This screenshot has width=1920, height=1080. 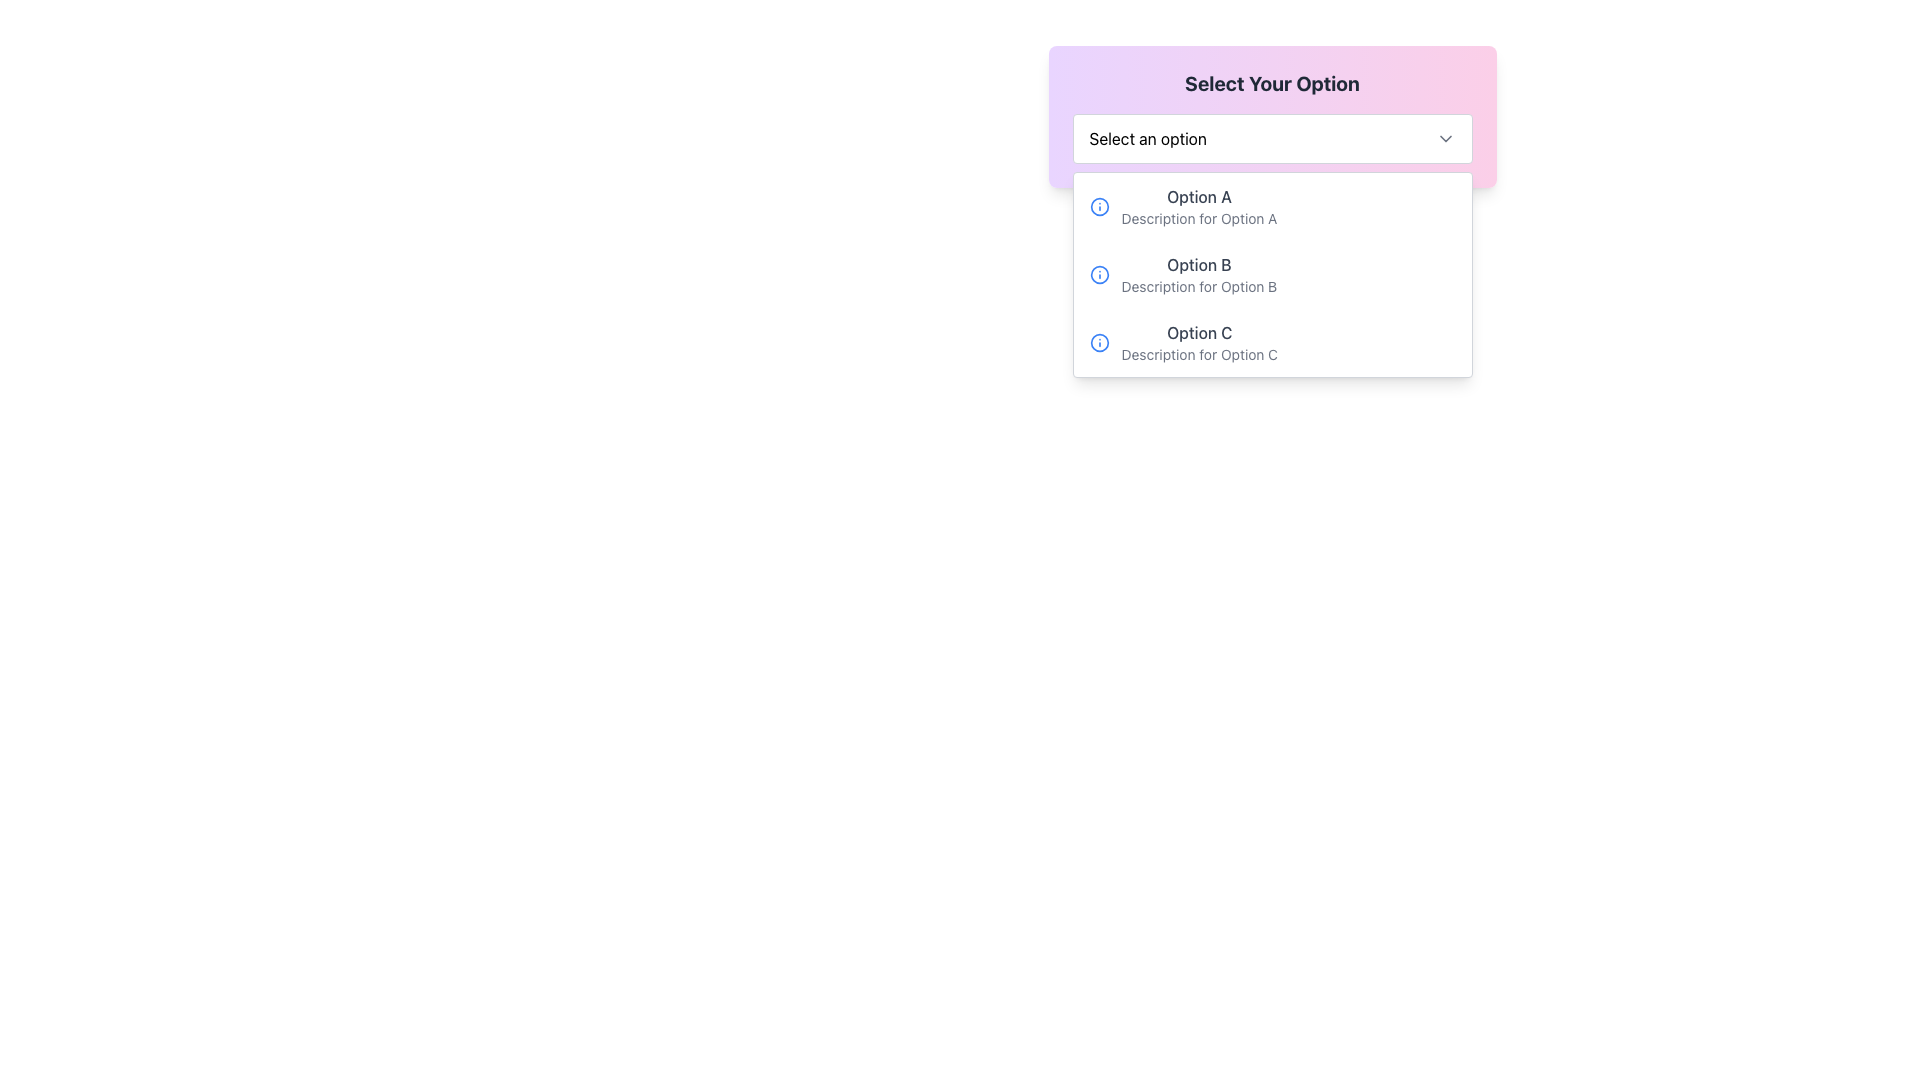 I want to click on to select the first option in the dropdown menu located directly below the dropdown input field, so click(x=1271, y=207).